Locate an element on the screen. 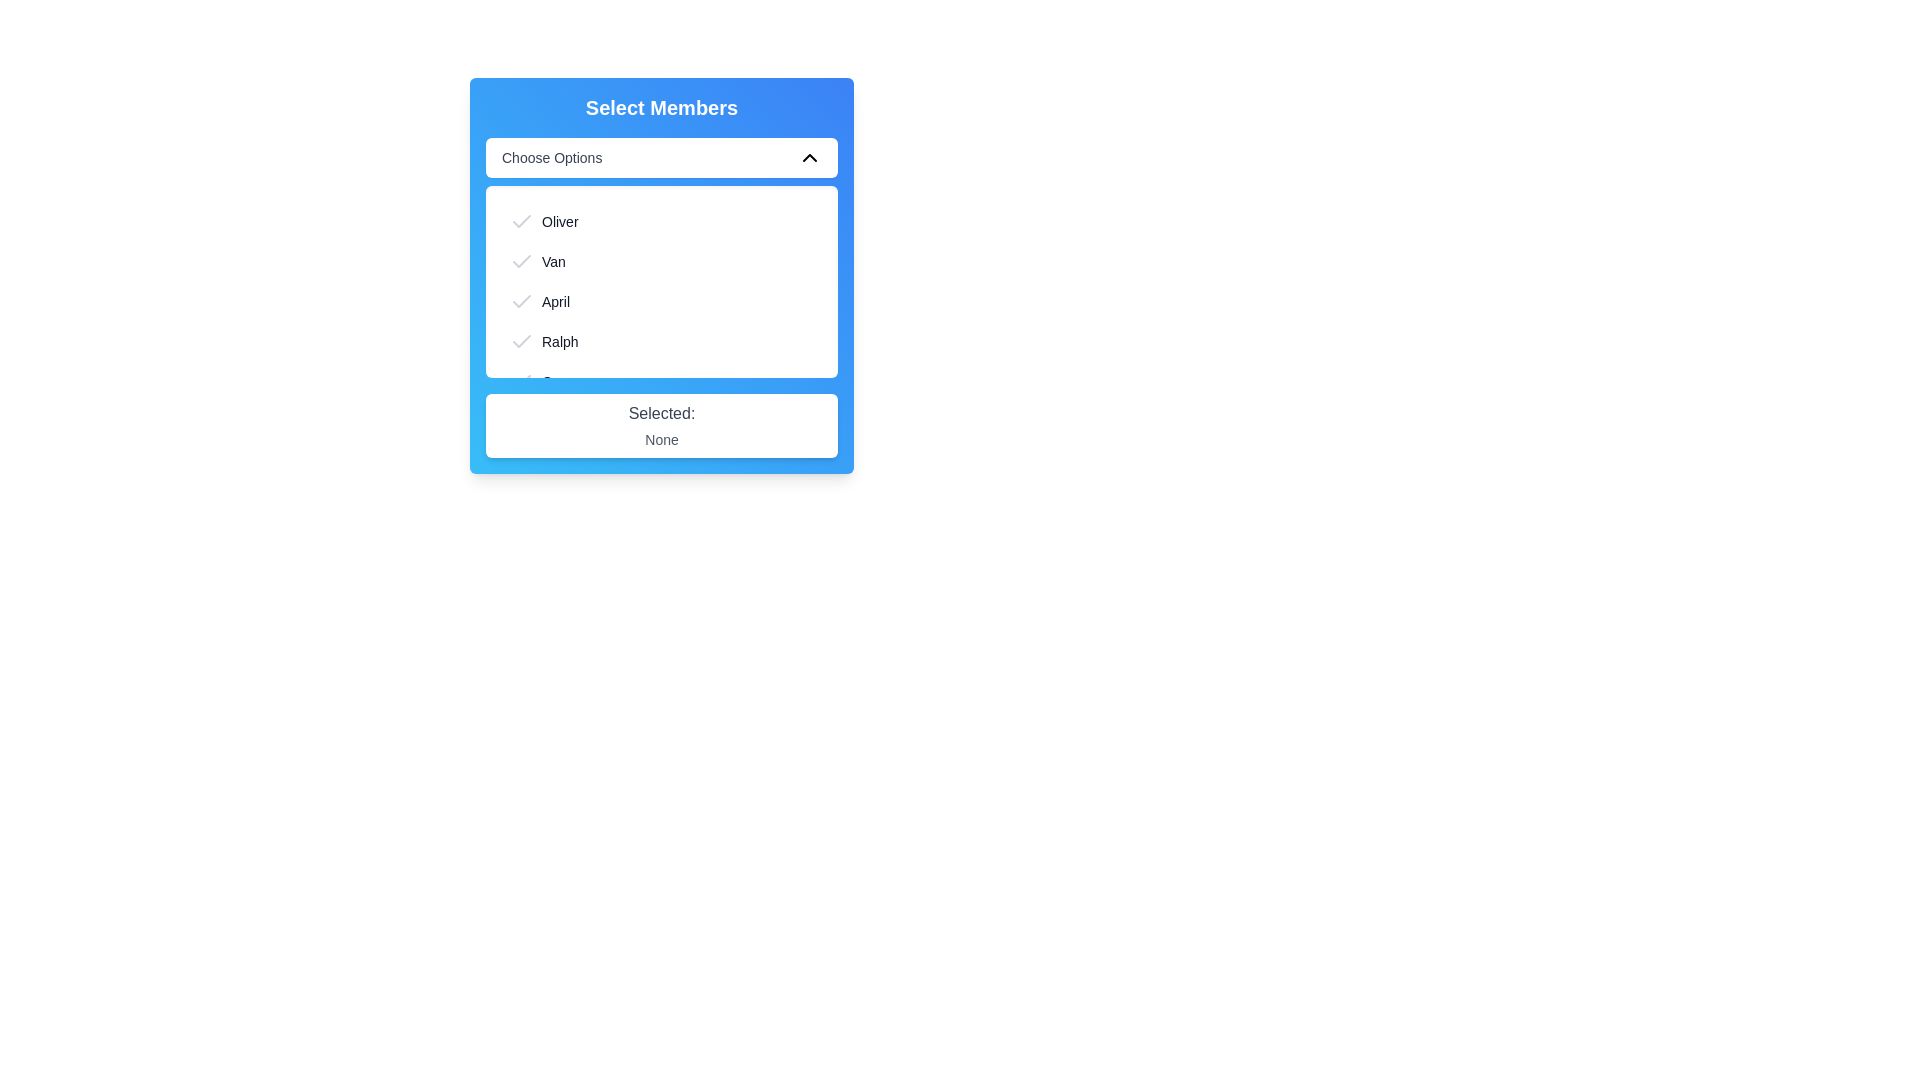 This screenshot has width=1920, height=1080. the chevron icon in the top-right corner of the 'Choose Options' interactive box is located at coordinates (810, 157).